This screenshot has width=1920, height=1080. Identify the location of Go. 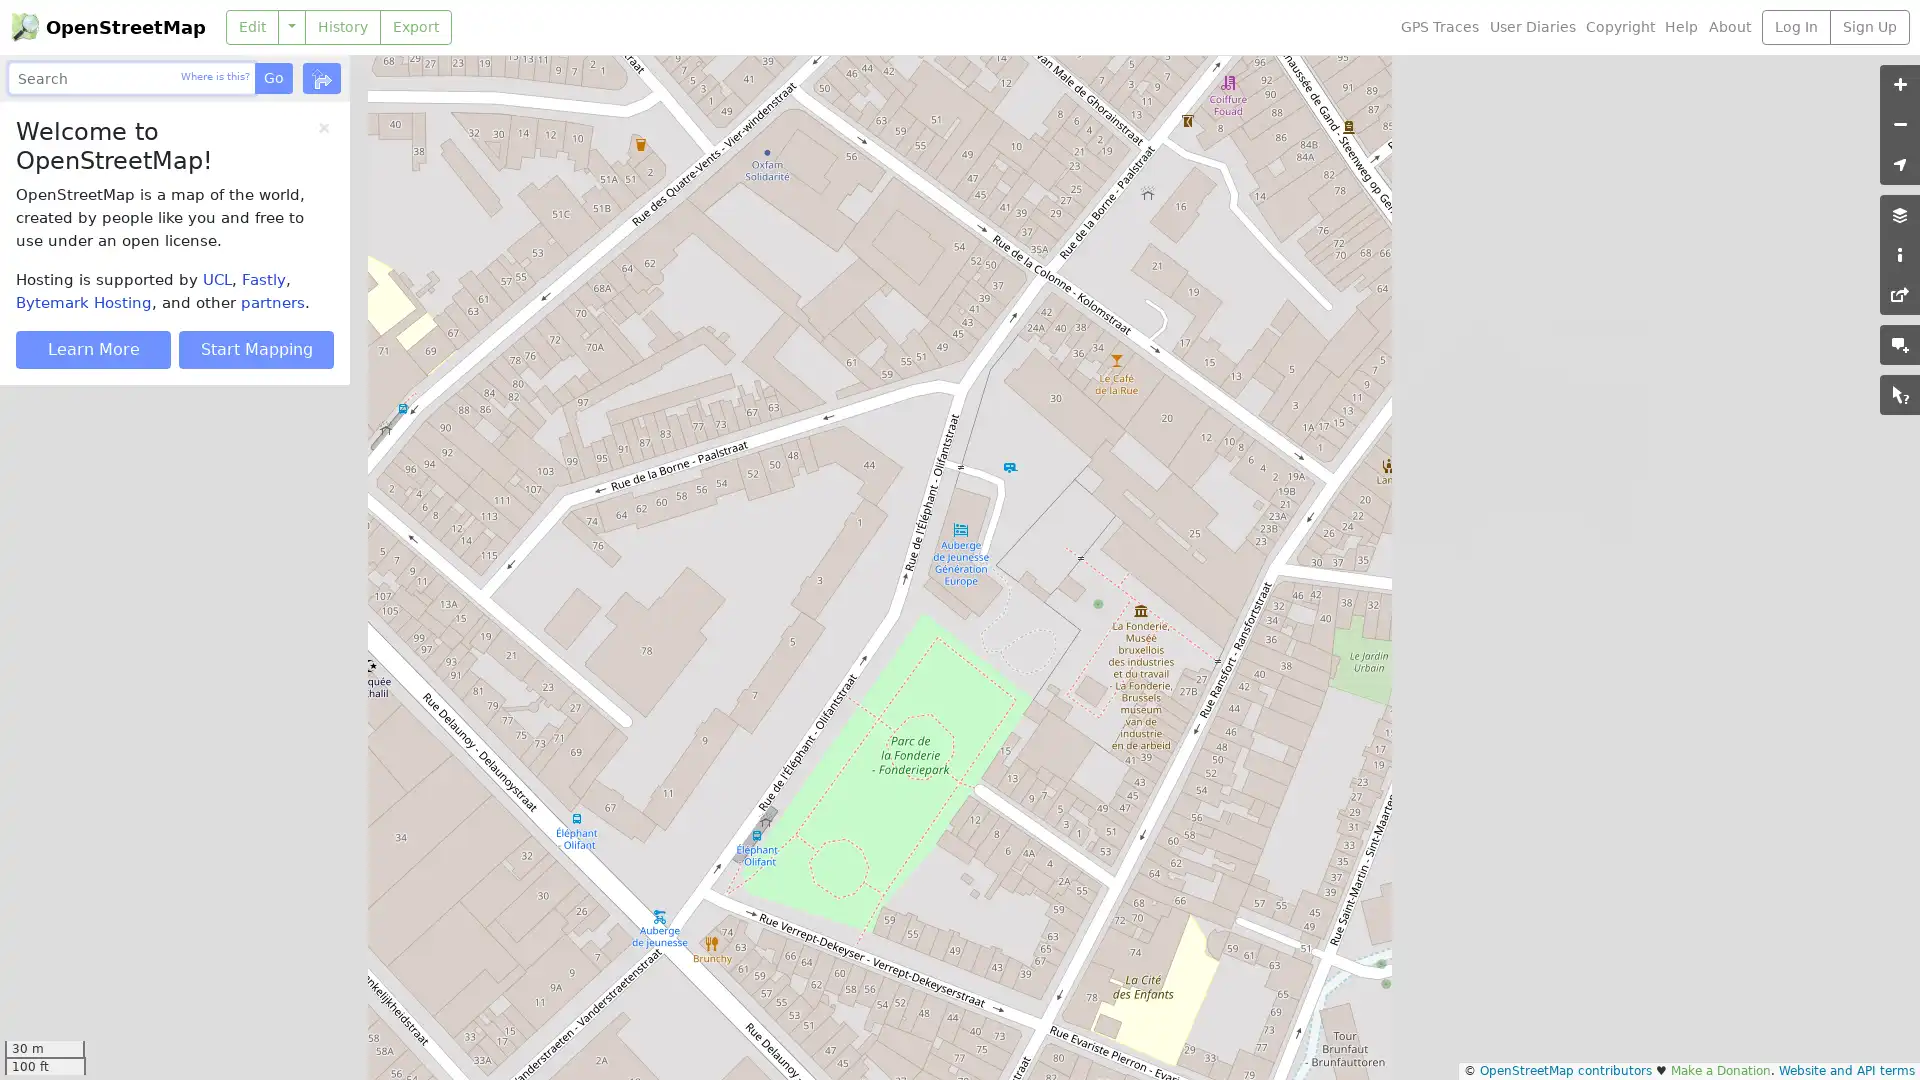
(272, 77).